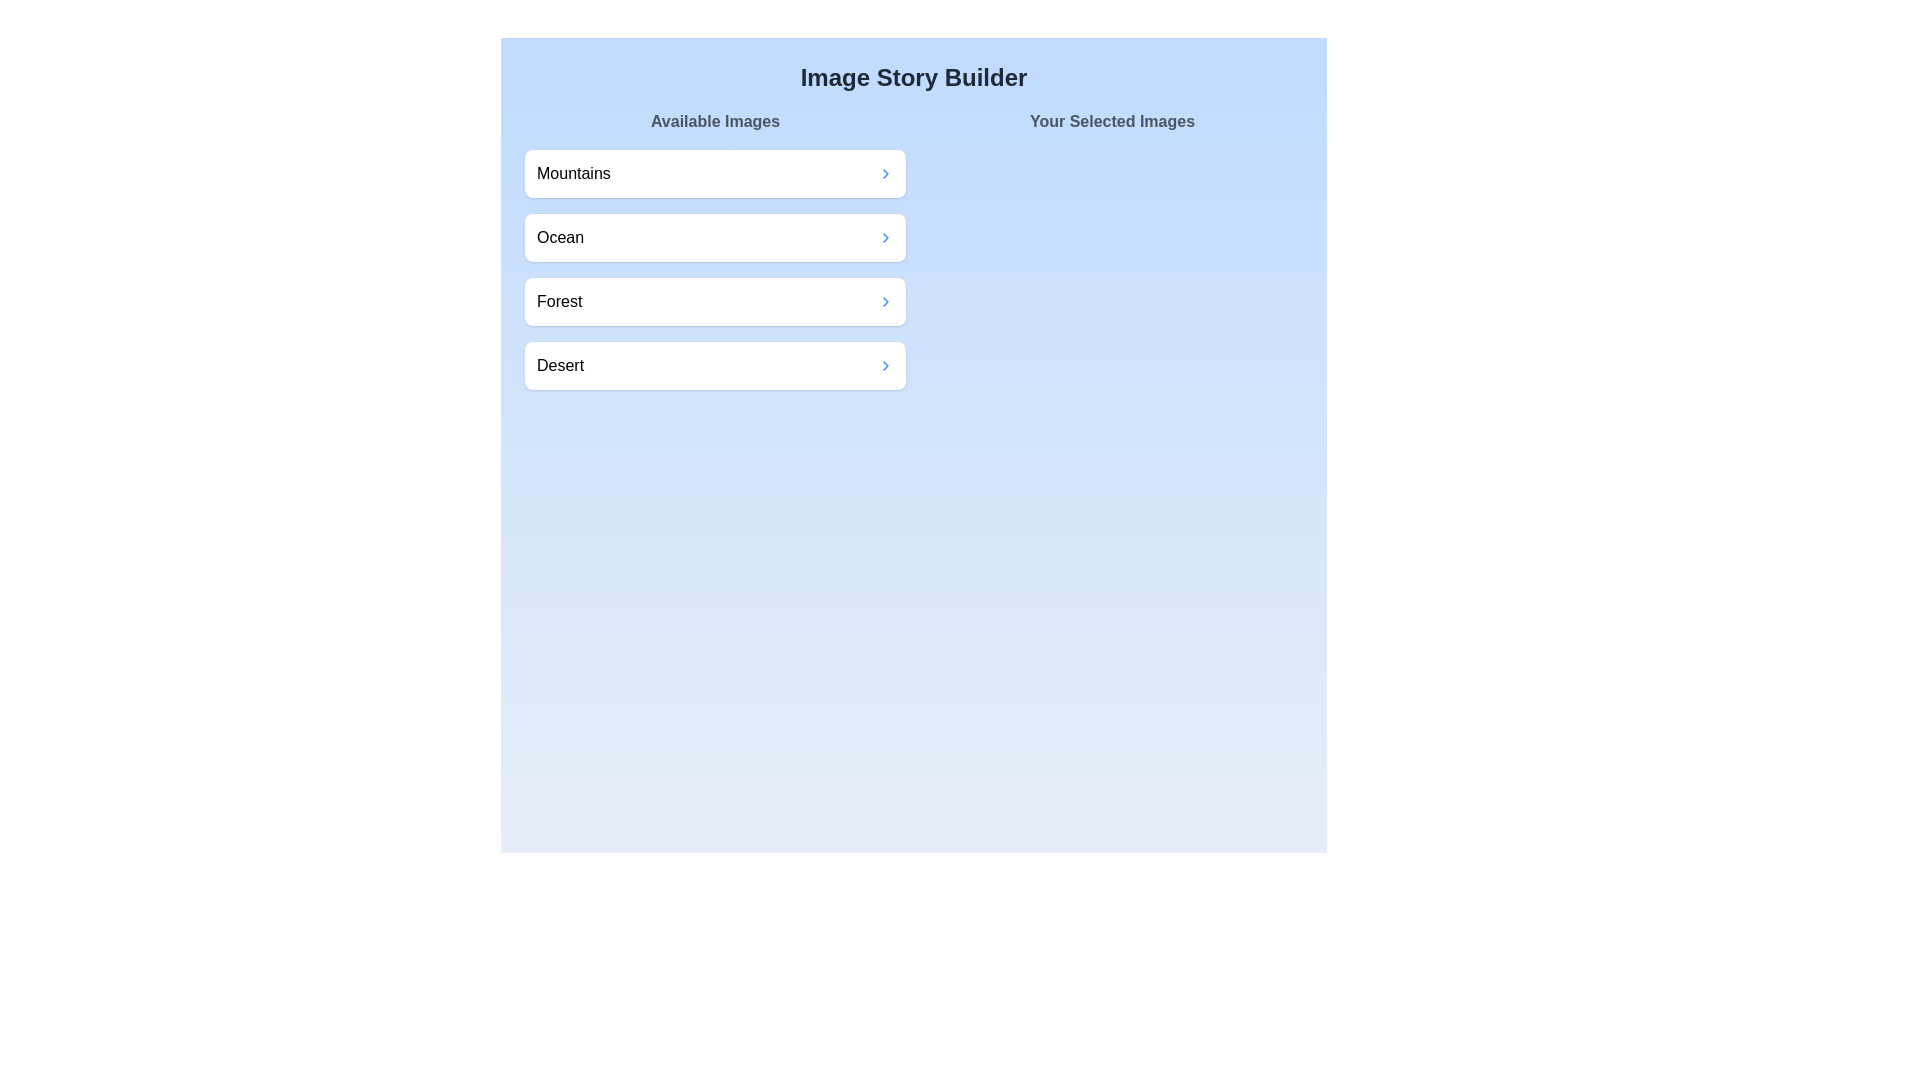 The height and width of the screenshot is (1080, 1920). Describe the element at coordinates (885, 366) in the screenshot. I see `transfer button for the image labeled Desert in the 'Available Images' section` at that location.